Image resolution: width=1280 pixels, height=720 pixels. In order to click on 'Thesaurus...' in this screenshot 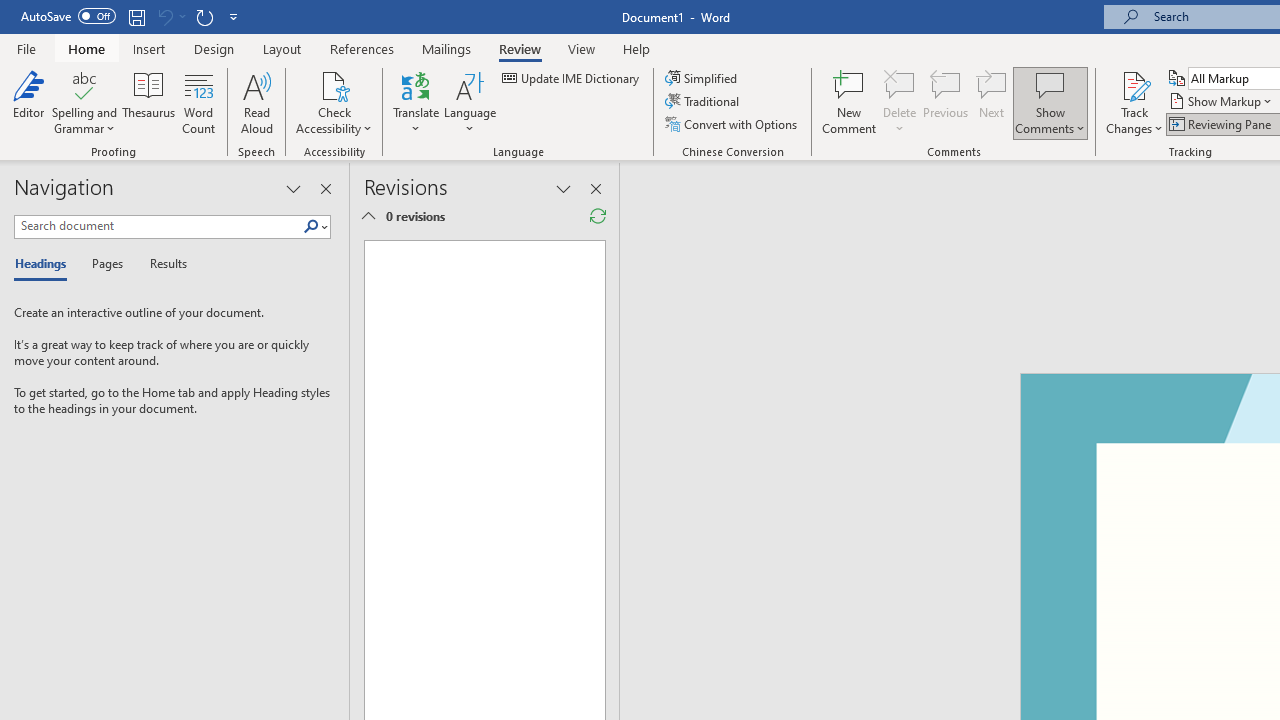, I will do `click(148, 103)`.